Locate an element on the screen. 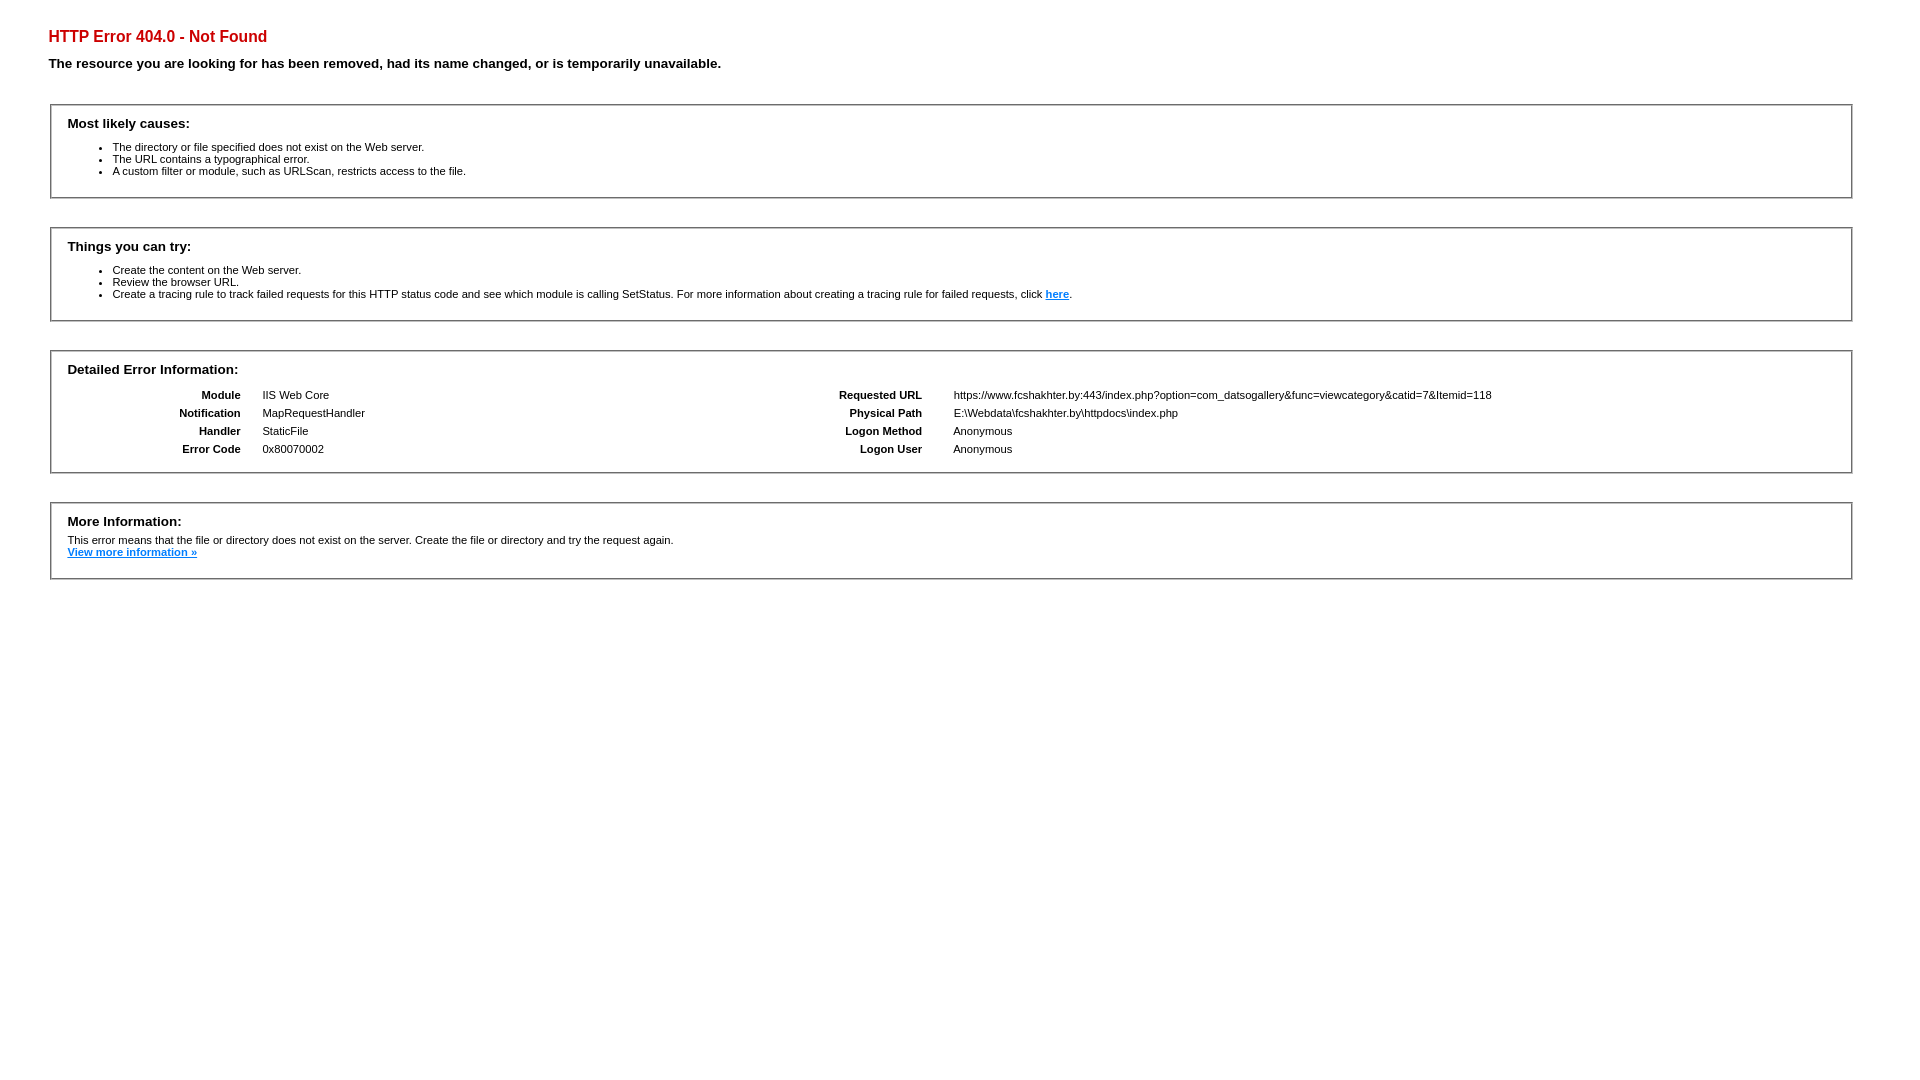 This screenshot has height=1080, width=1920. 'here' is located at coordinates (1056, 293).